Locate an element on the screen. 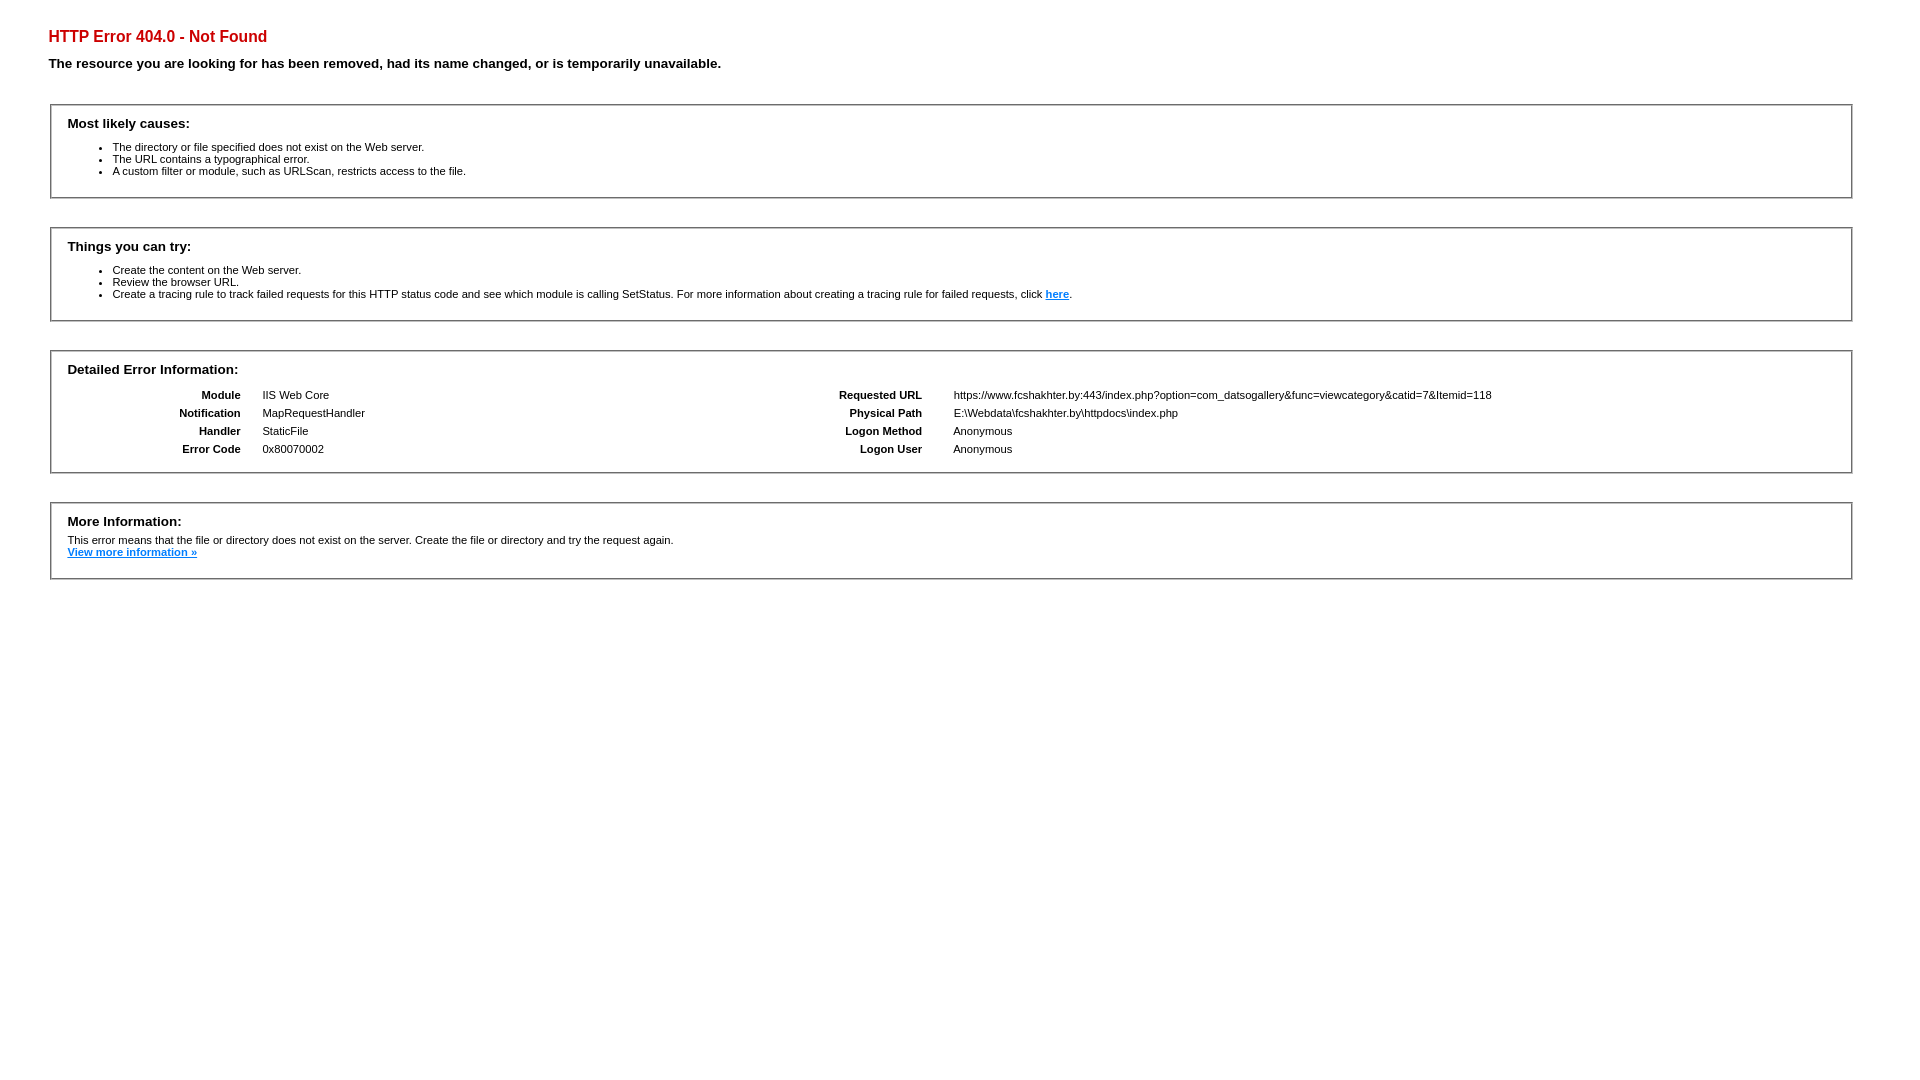 This screenshot has height=1080, width=1920. 'here' is located at coordinates (1056, 293).